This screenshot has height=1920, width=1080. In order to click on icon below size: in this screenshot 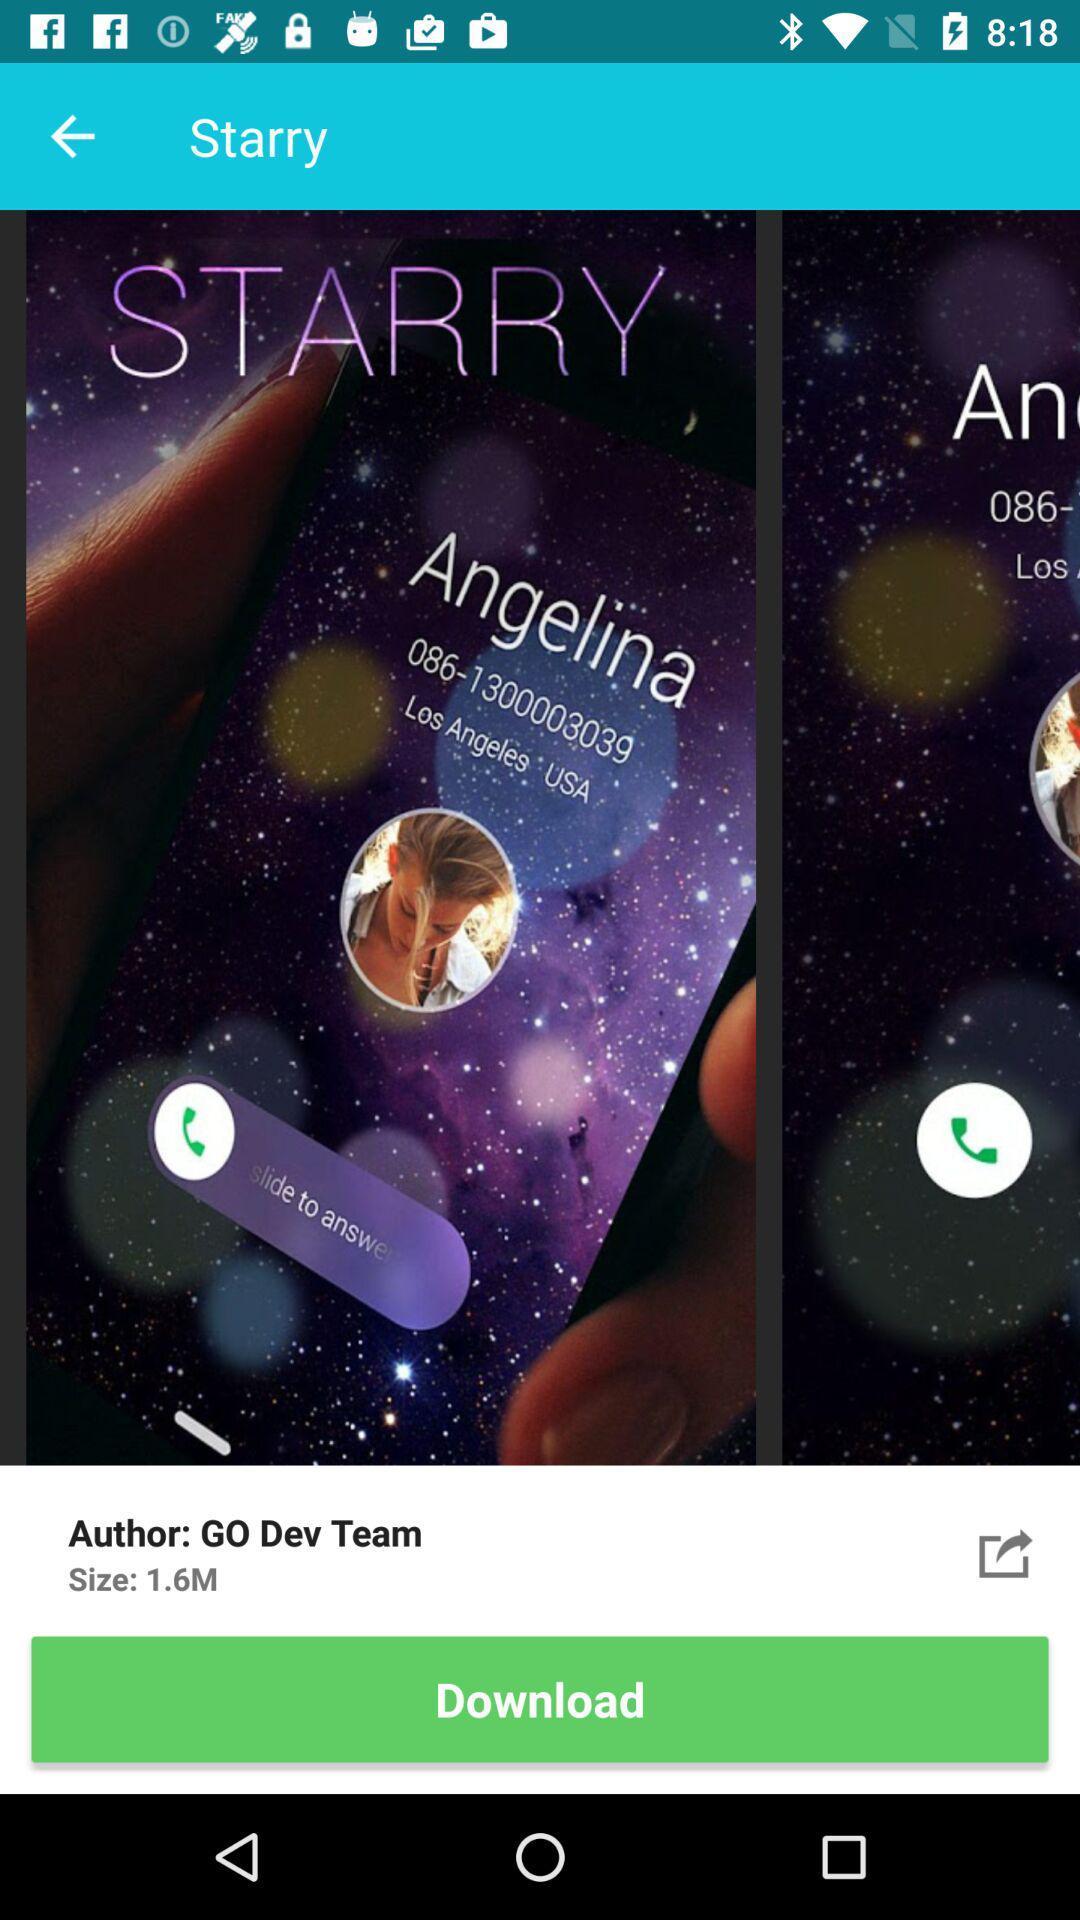, I will do `click(540, 1698)`.